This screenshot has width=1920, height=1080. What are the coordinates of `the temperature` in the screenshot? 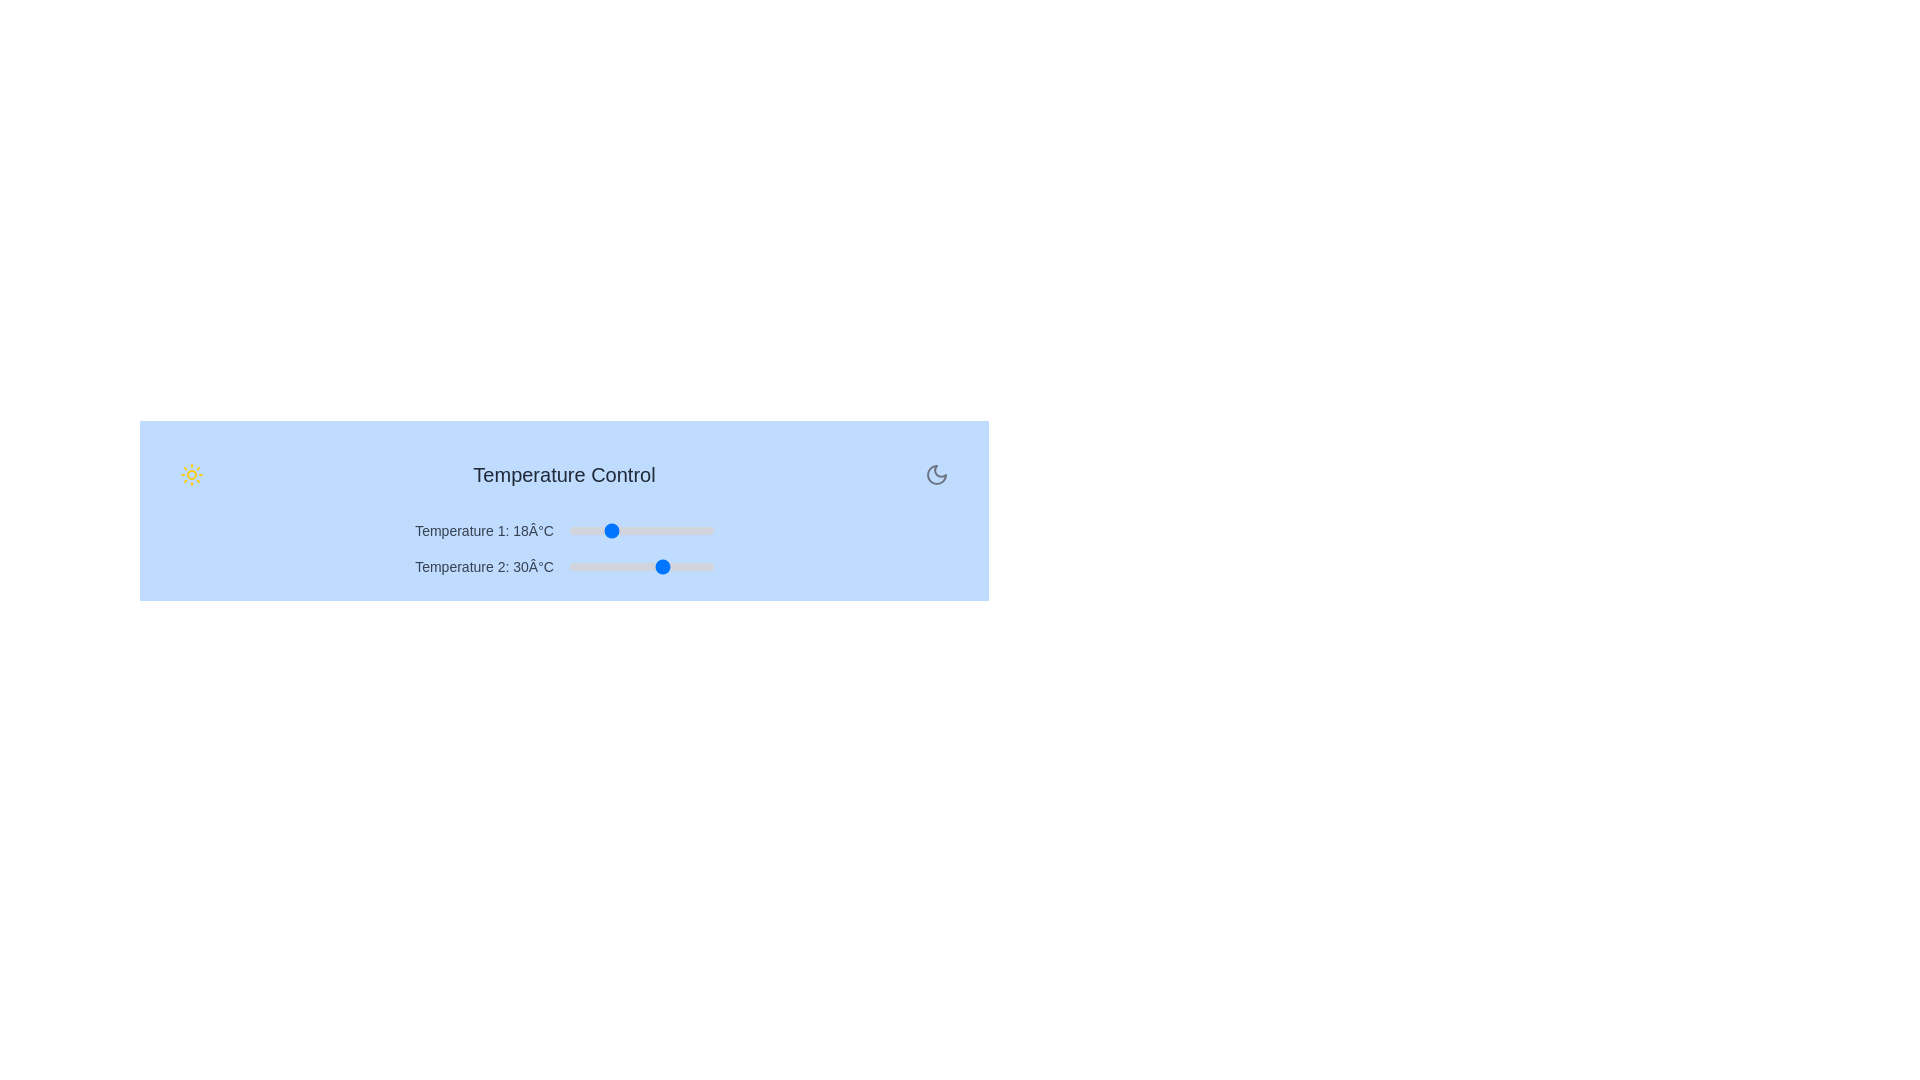 It's located at (704, 530).